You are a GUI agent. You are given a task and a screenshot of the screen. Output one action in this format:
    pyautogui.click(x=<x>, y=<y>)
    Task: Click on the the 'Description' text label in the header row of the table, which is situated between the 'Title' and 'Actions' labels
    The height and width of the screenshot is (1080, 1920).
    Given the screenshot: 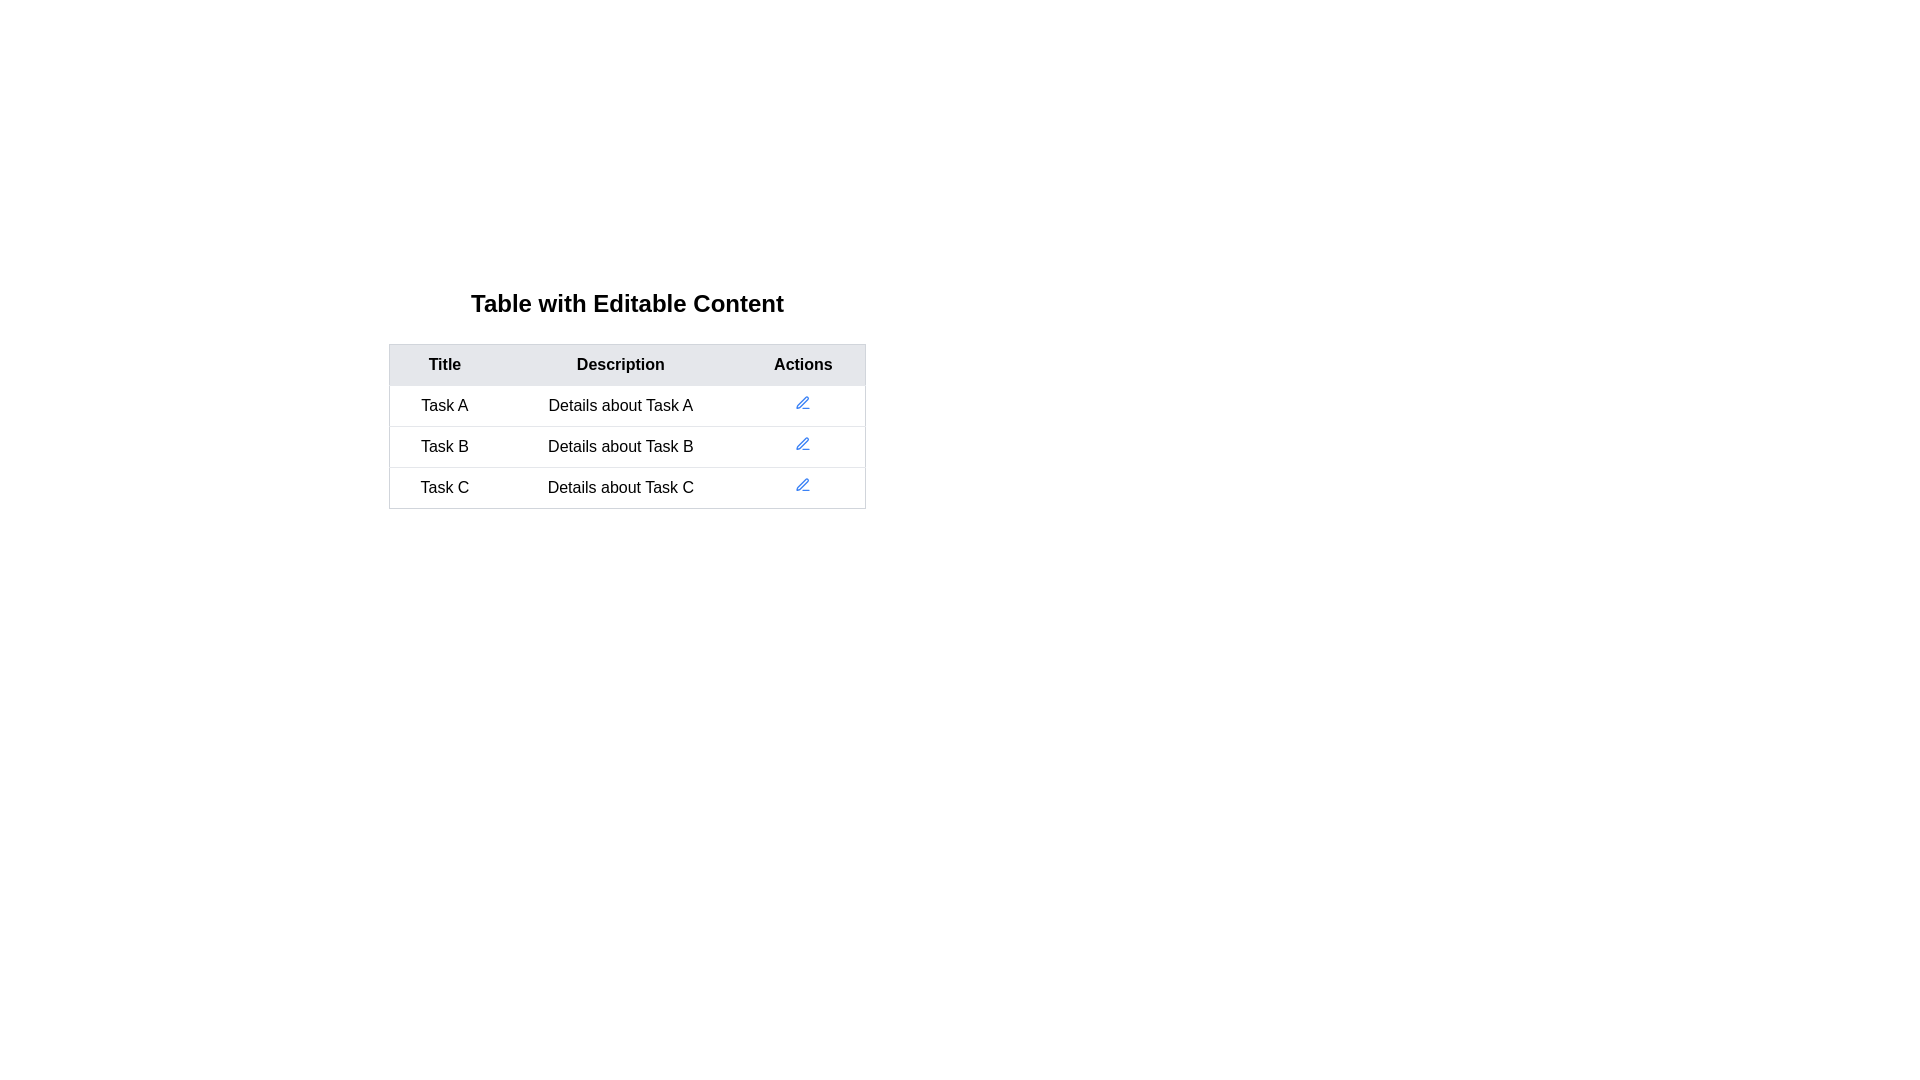 What is the action you would take?
    pyautogui.click(x=619, y=365)
    